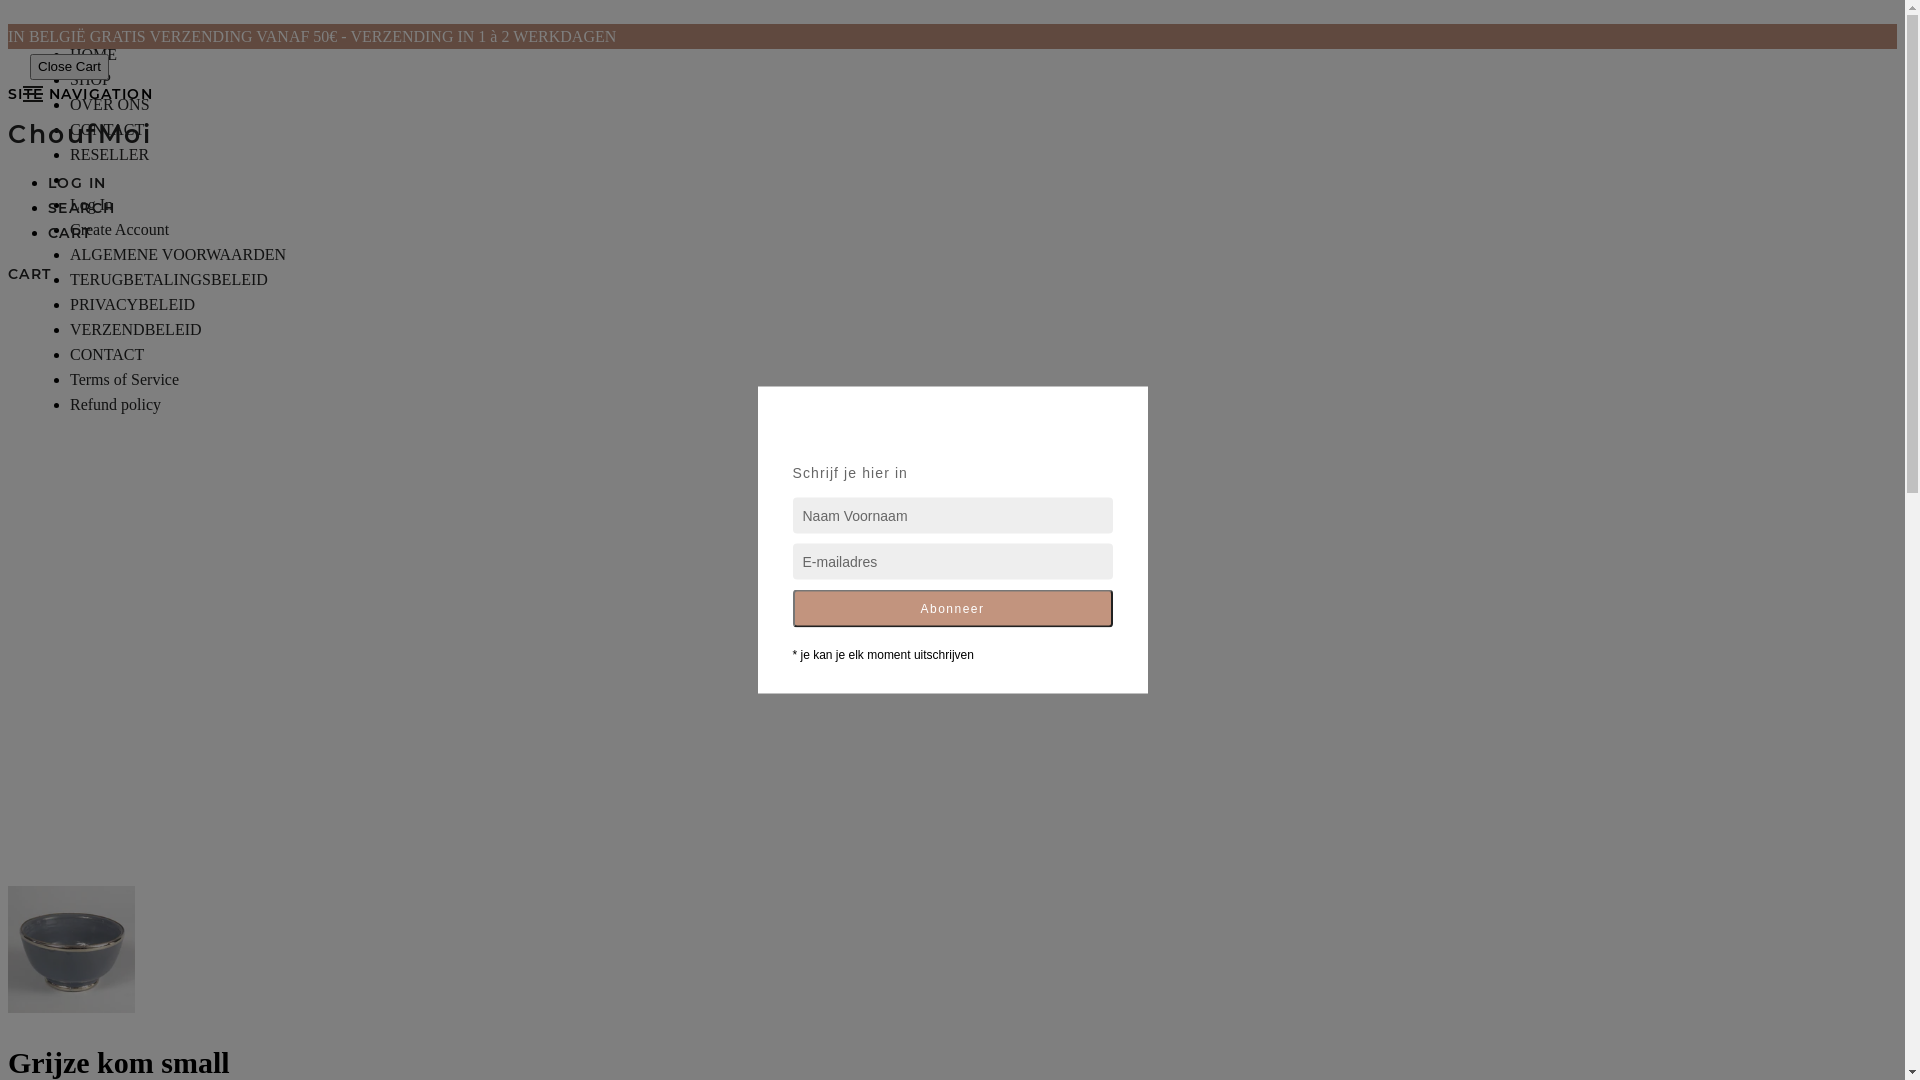 The image size is (1920, 1080). What do you see at coordinates (90, 204) in the screenshot?
I see `'Log In'` at bounding box center [90, 204].